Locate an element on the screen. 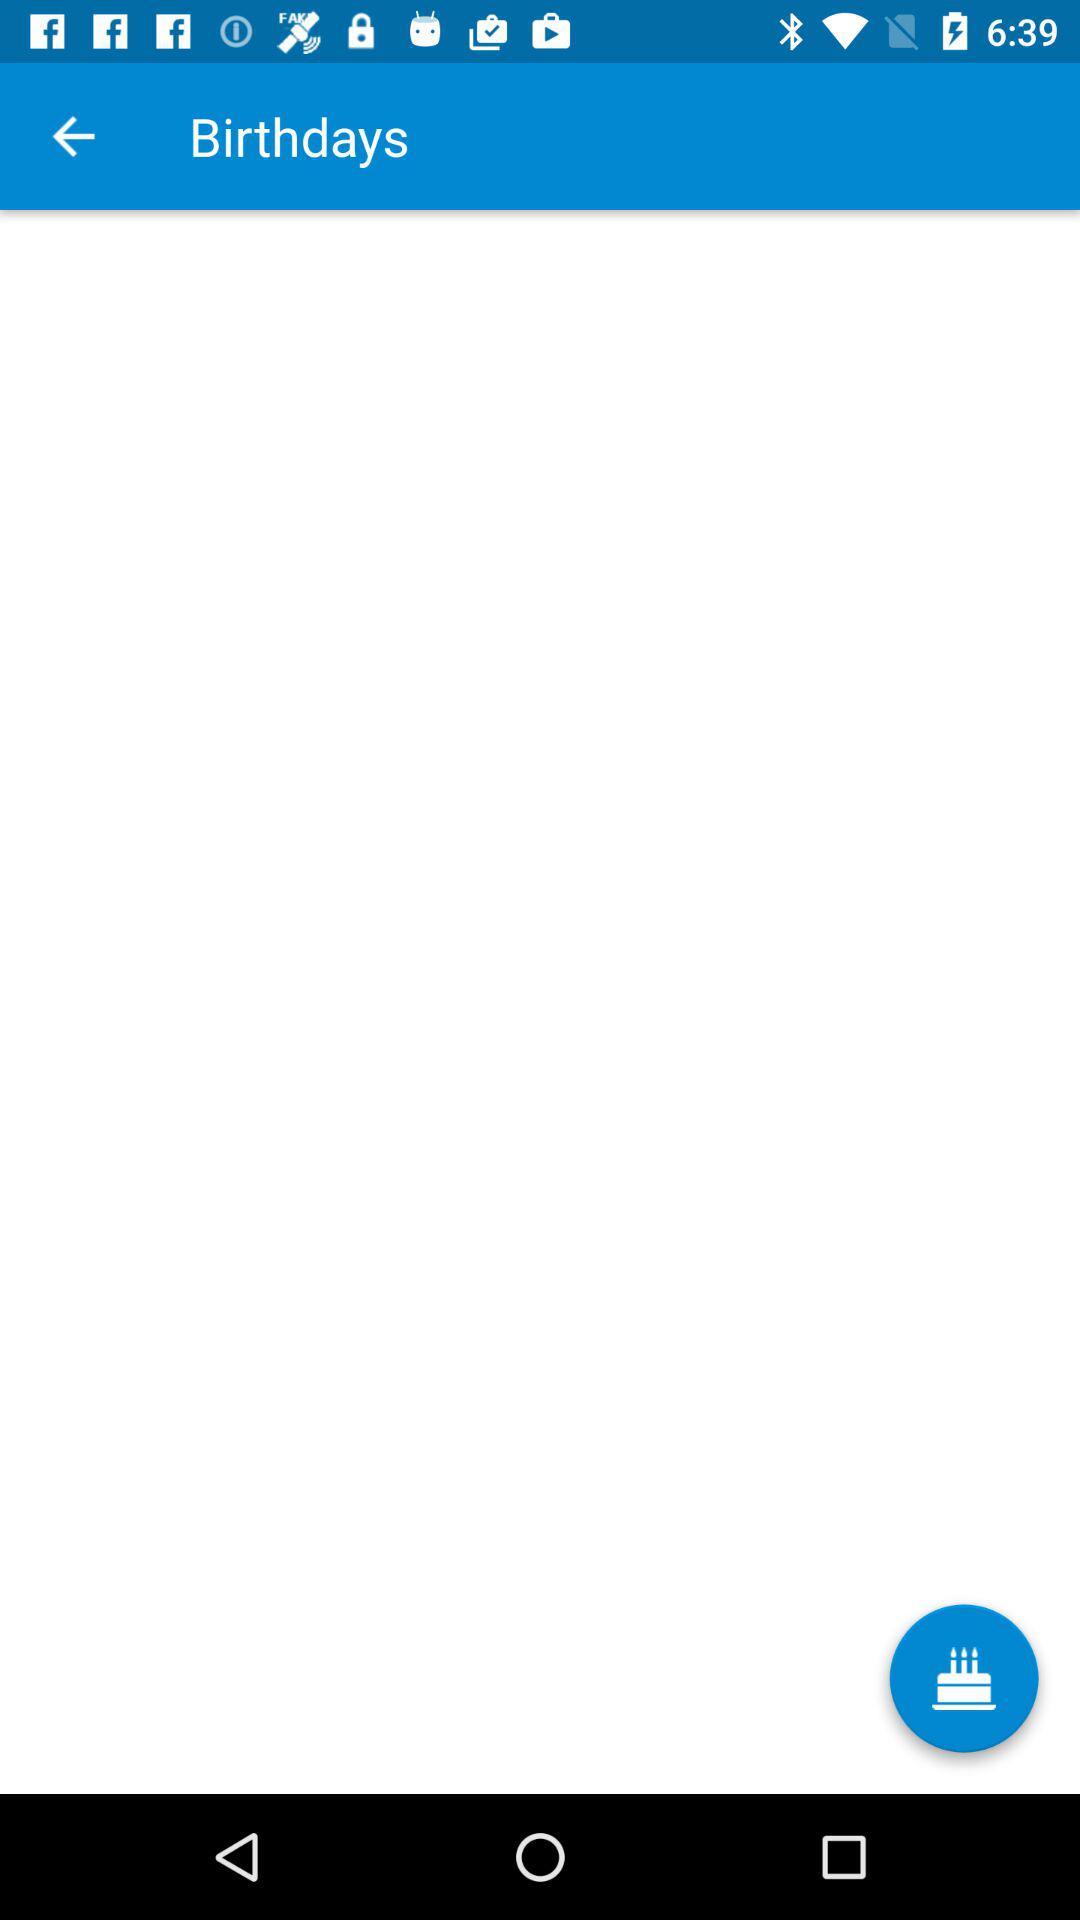 The image size is (1080, 1920). icon next to the birthdays is located at coordinates (72, 135).